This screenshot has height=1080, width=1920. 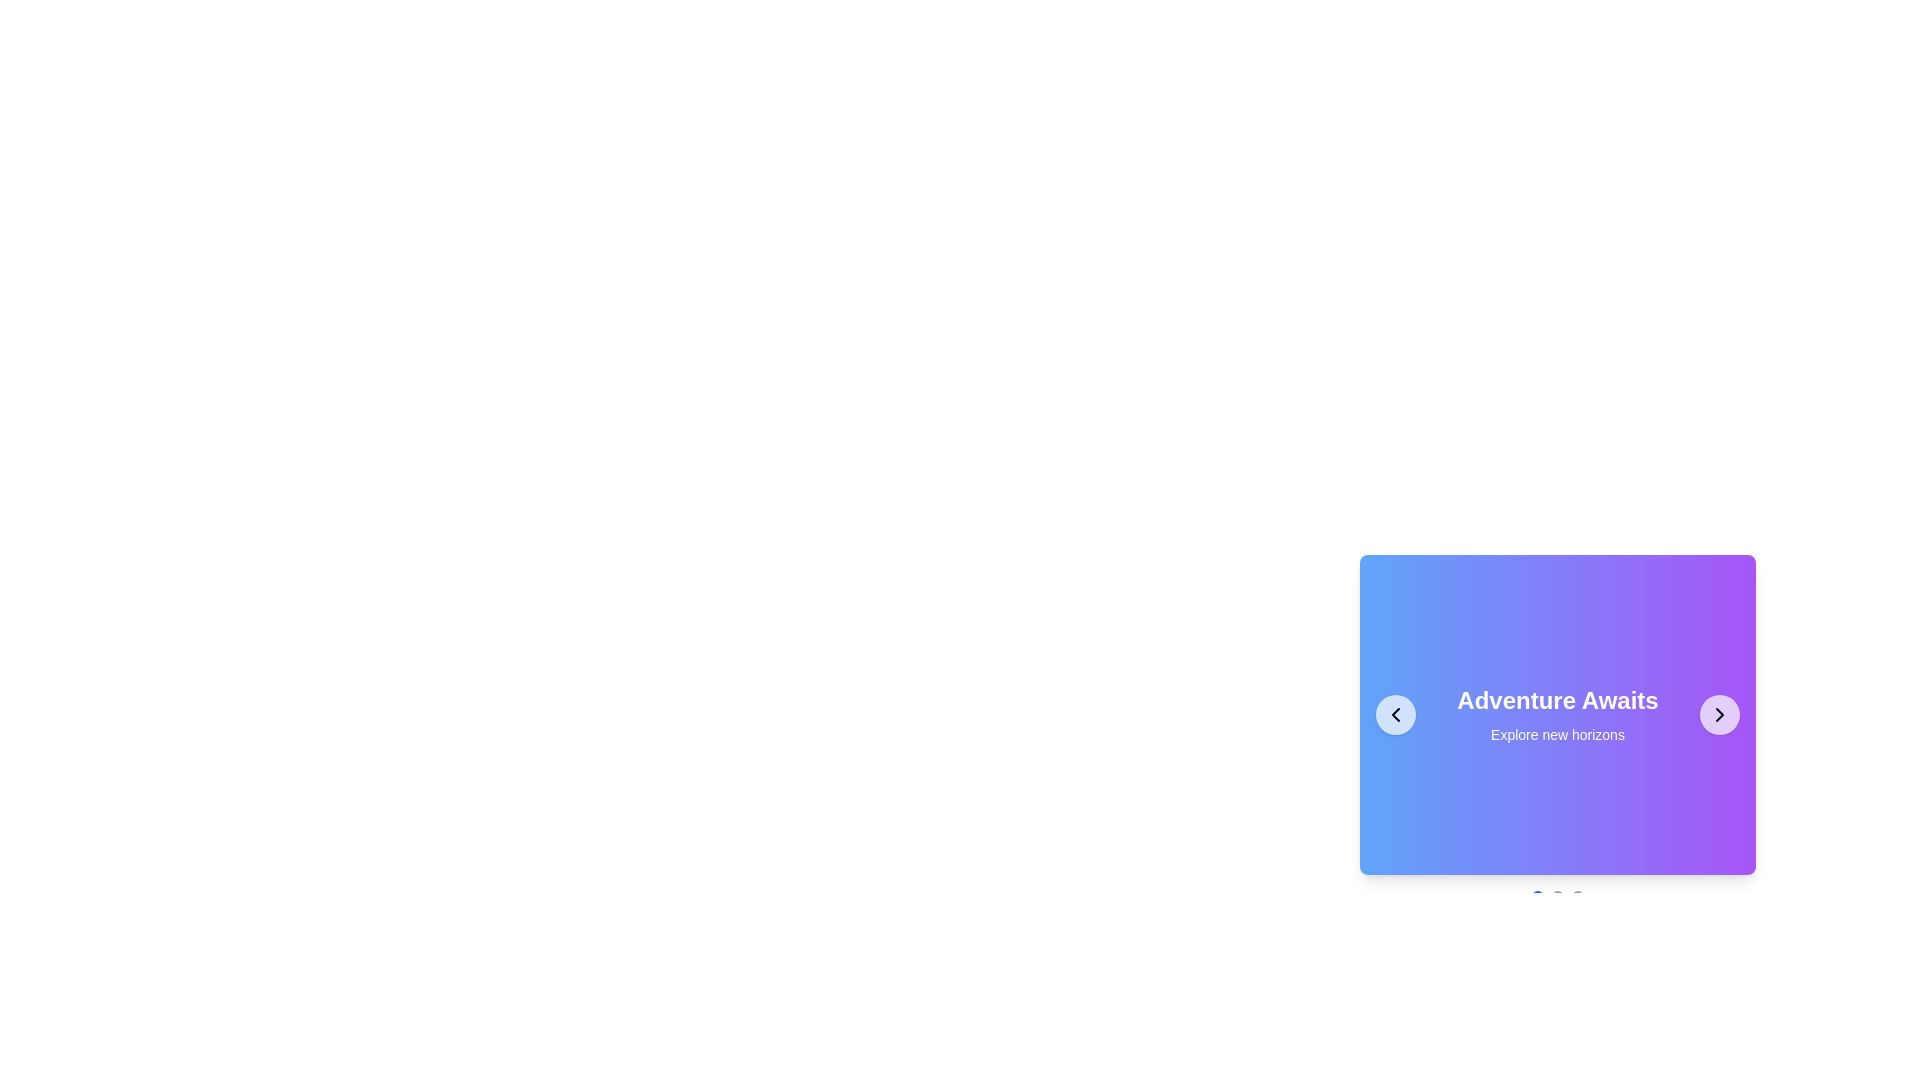 I want to click on the leftward chevron icon within the circular button on the left edge of the 'Adventure Awaits' card, so click(x=1395, y=713).